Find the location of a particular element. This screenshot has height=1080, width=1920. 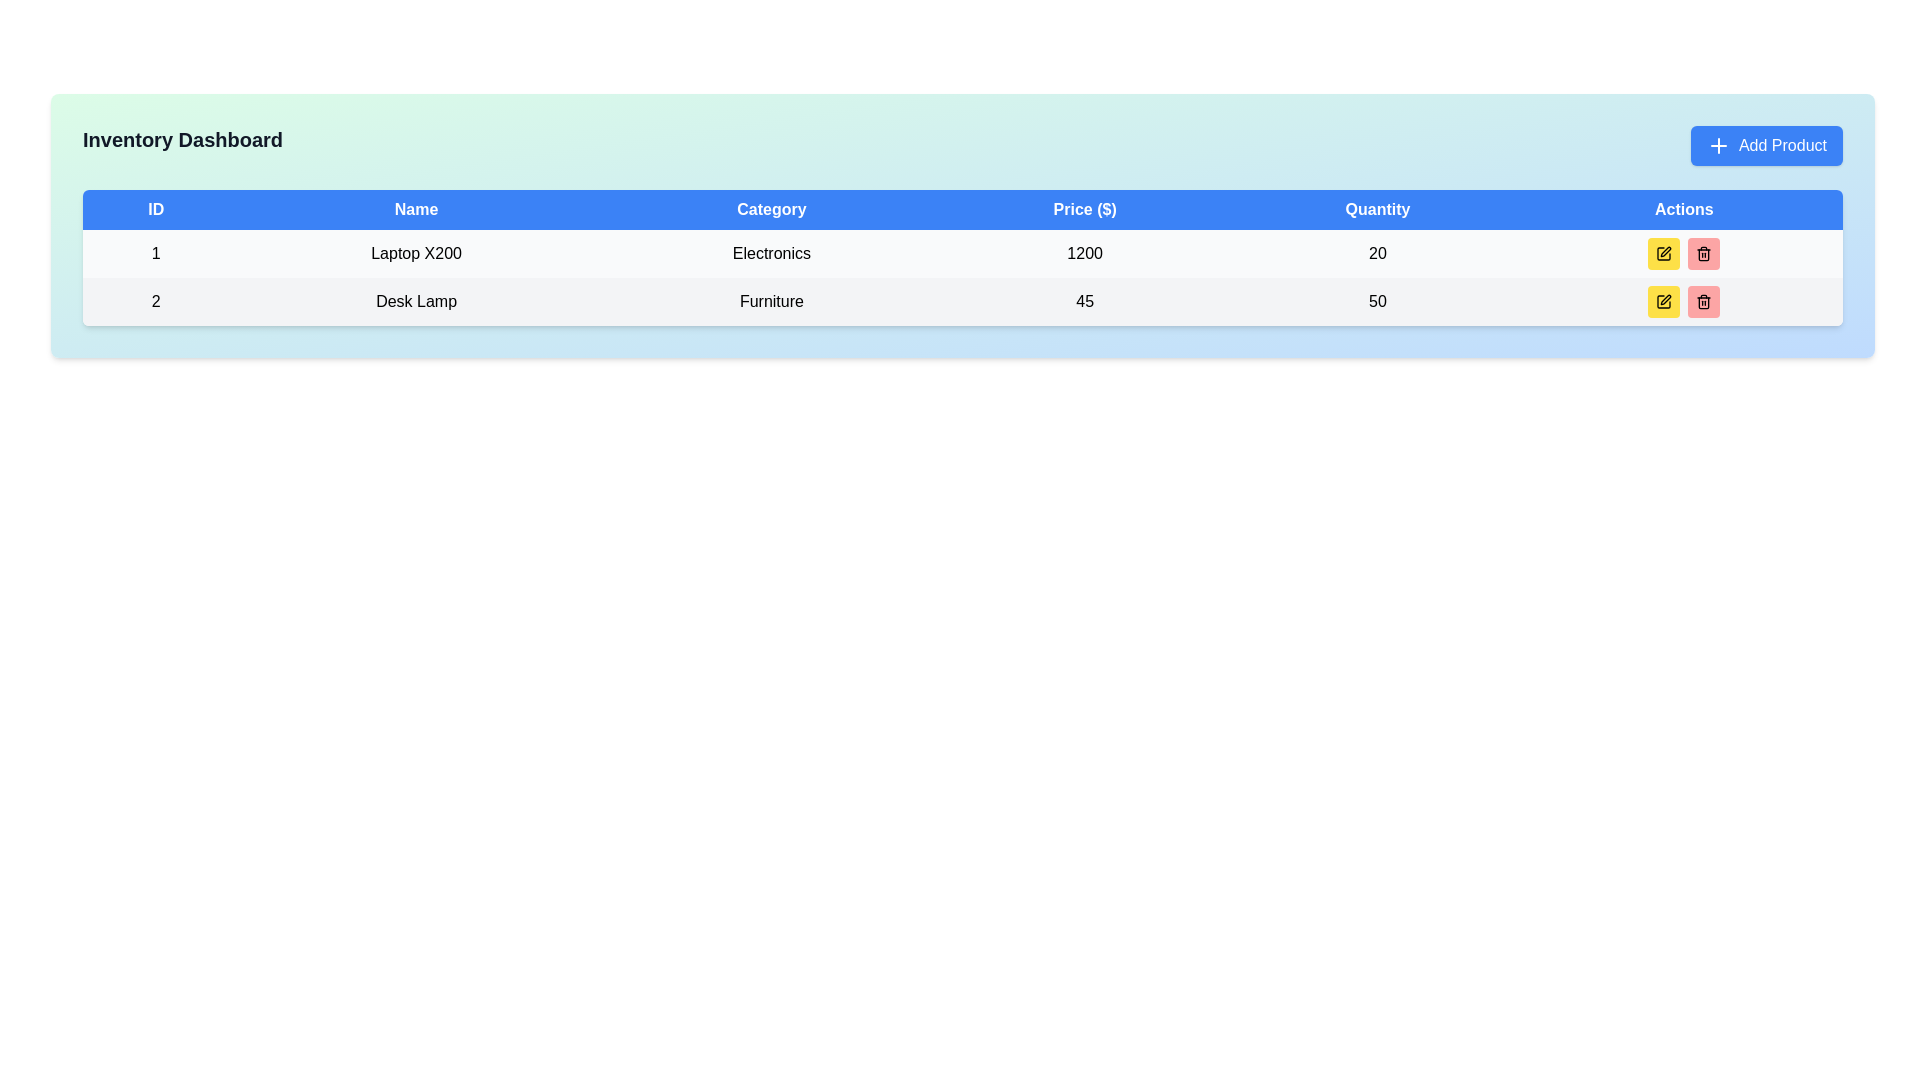

the 'Desk Lamp' text label in the inventory dashboard table to focus on it is located at coordinates (415, 301).